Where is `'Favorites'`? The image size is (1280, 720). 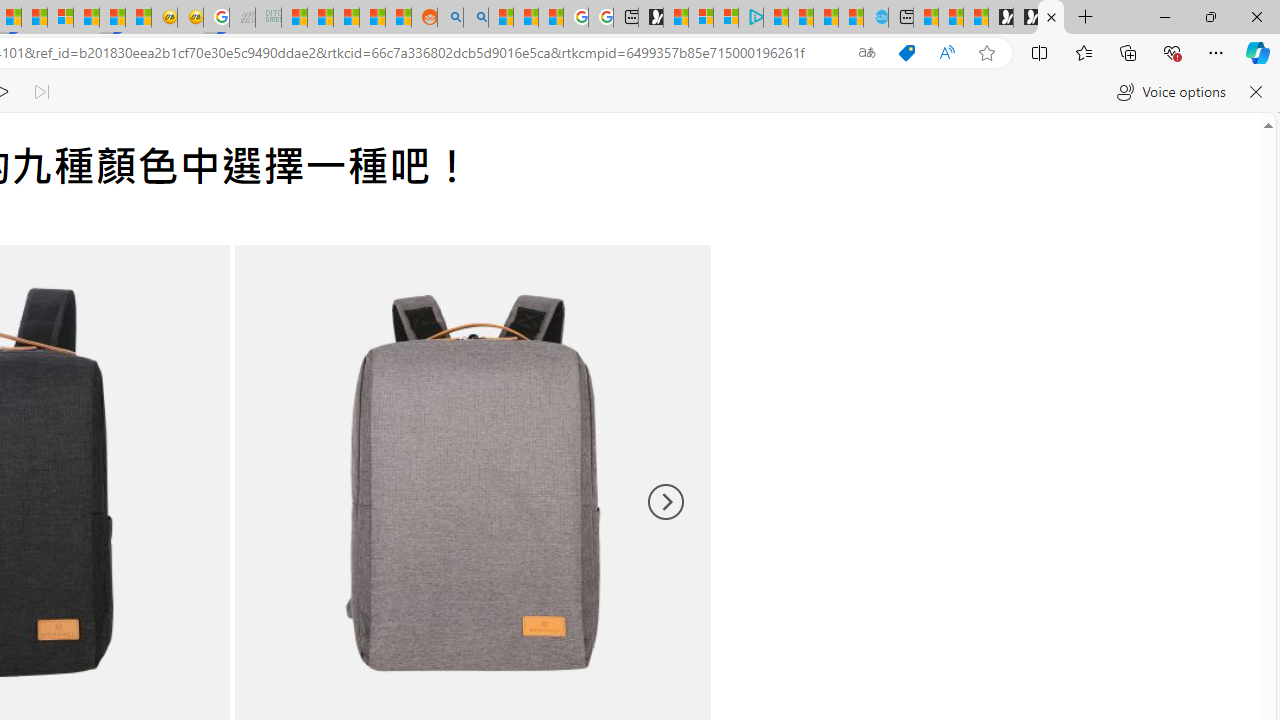 'Favorites' is located at coordinates (1082, 51).